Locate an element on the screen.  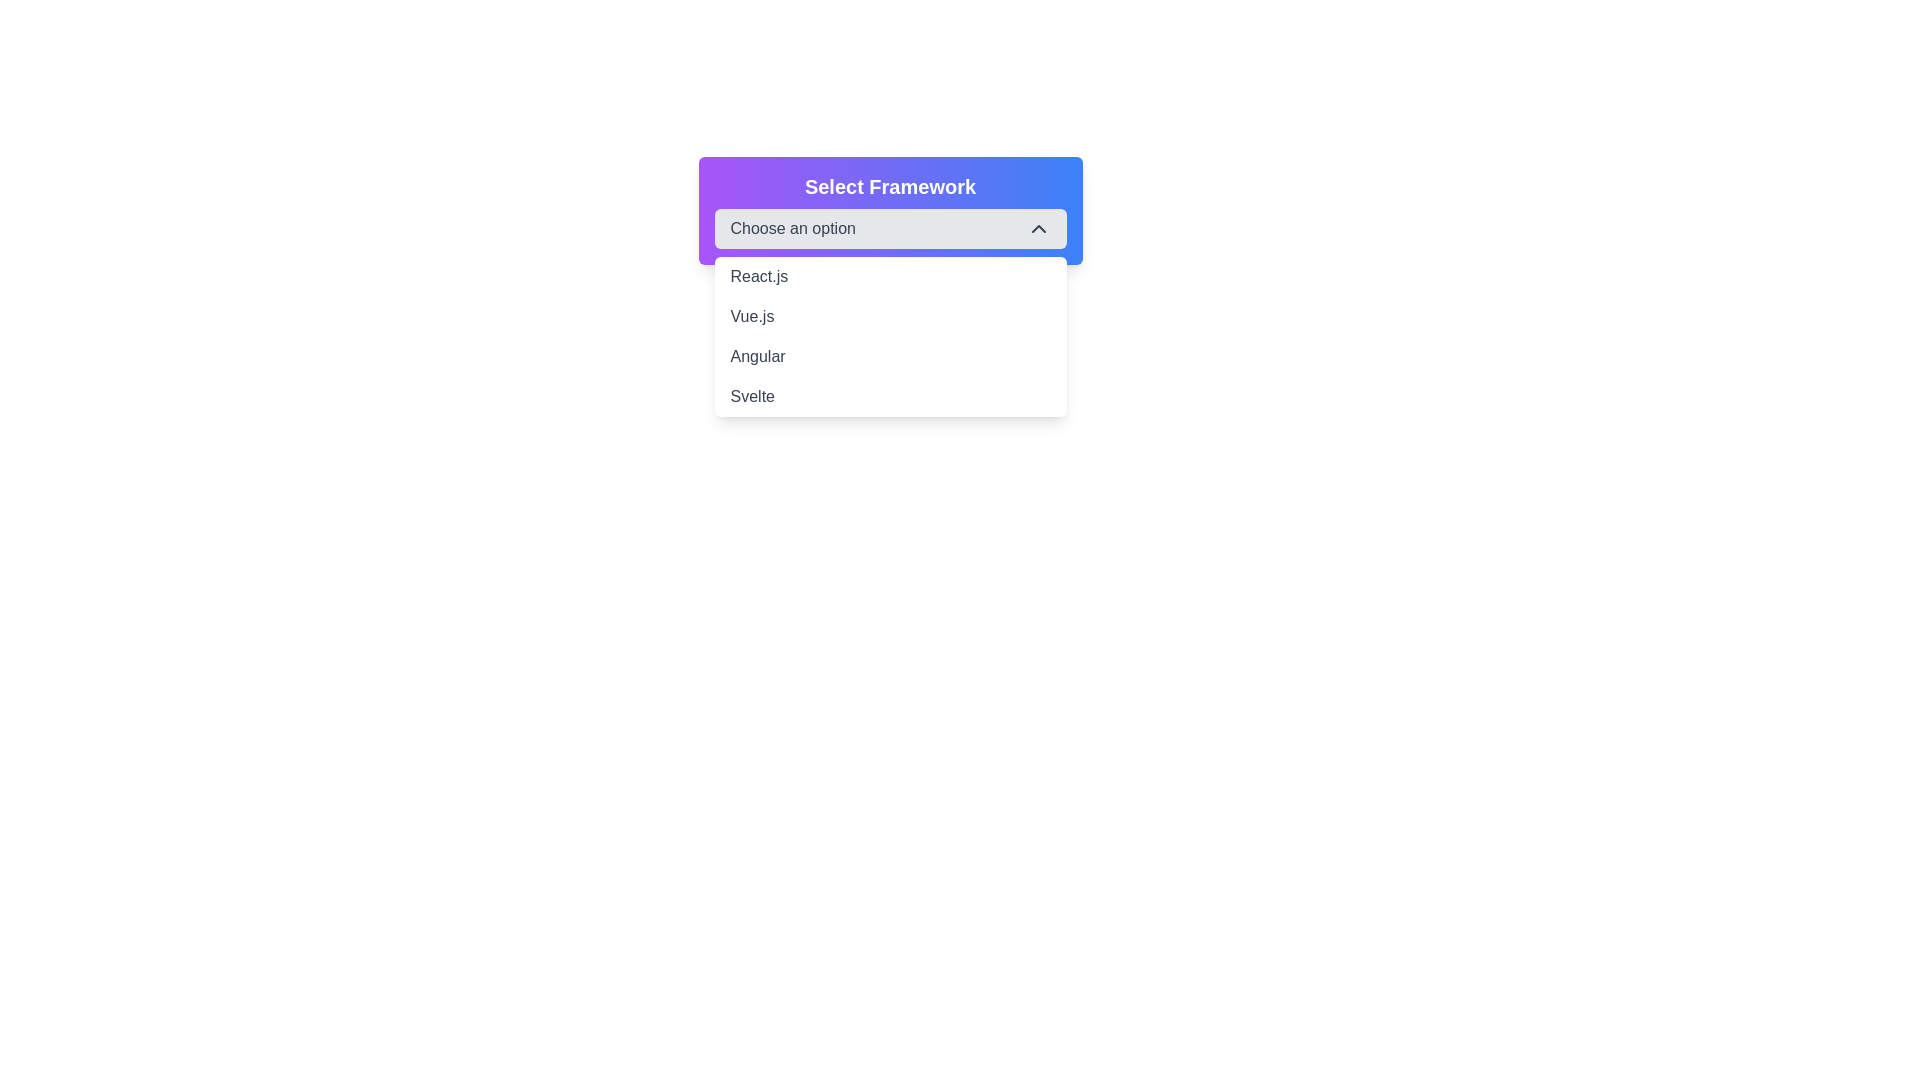
the 'Svelte' text label in the dropdown menu is located at coordinates (751, 397).